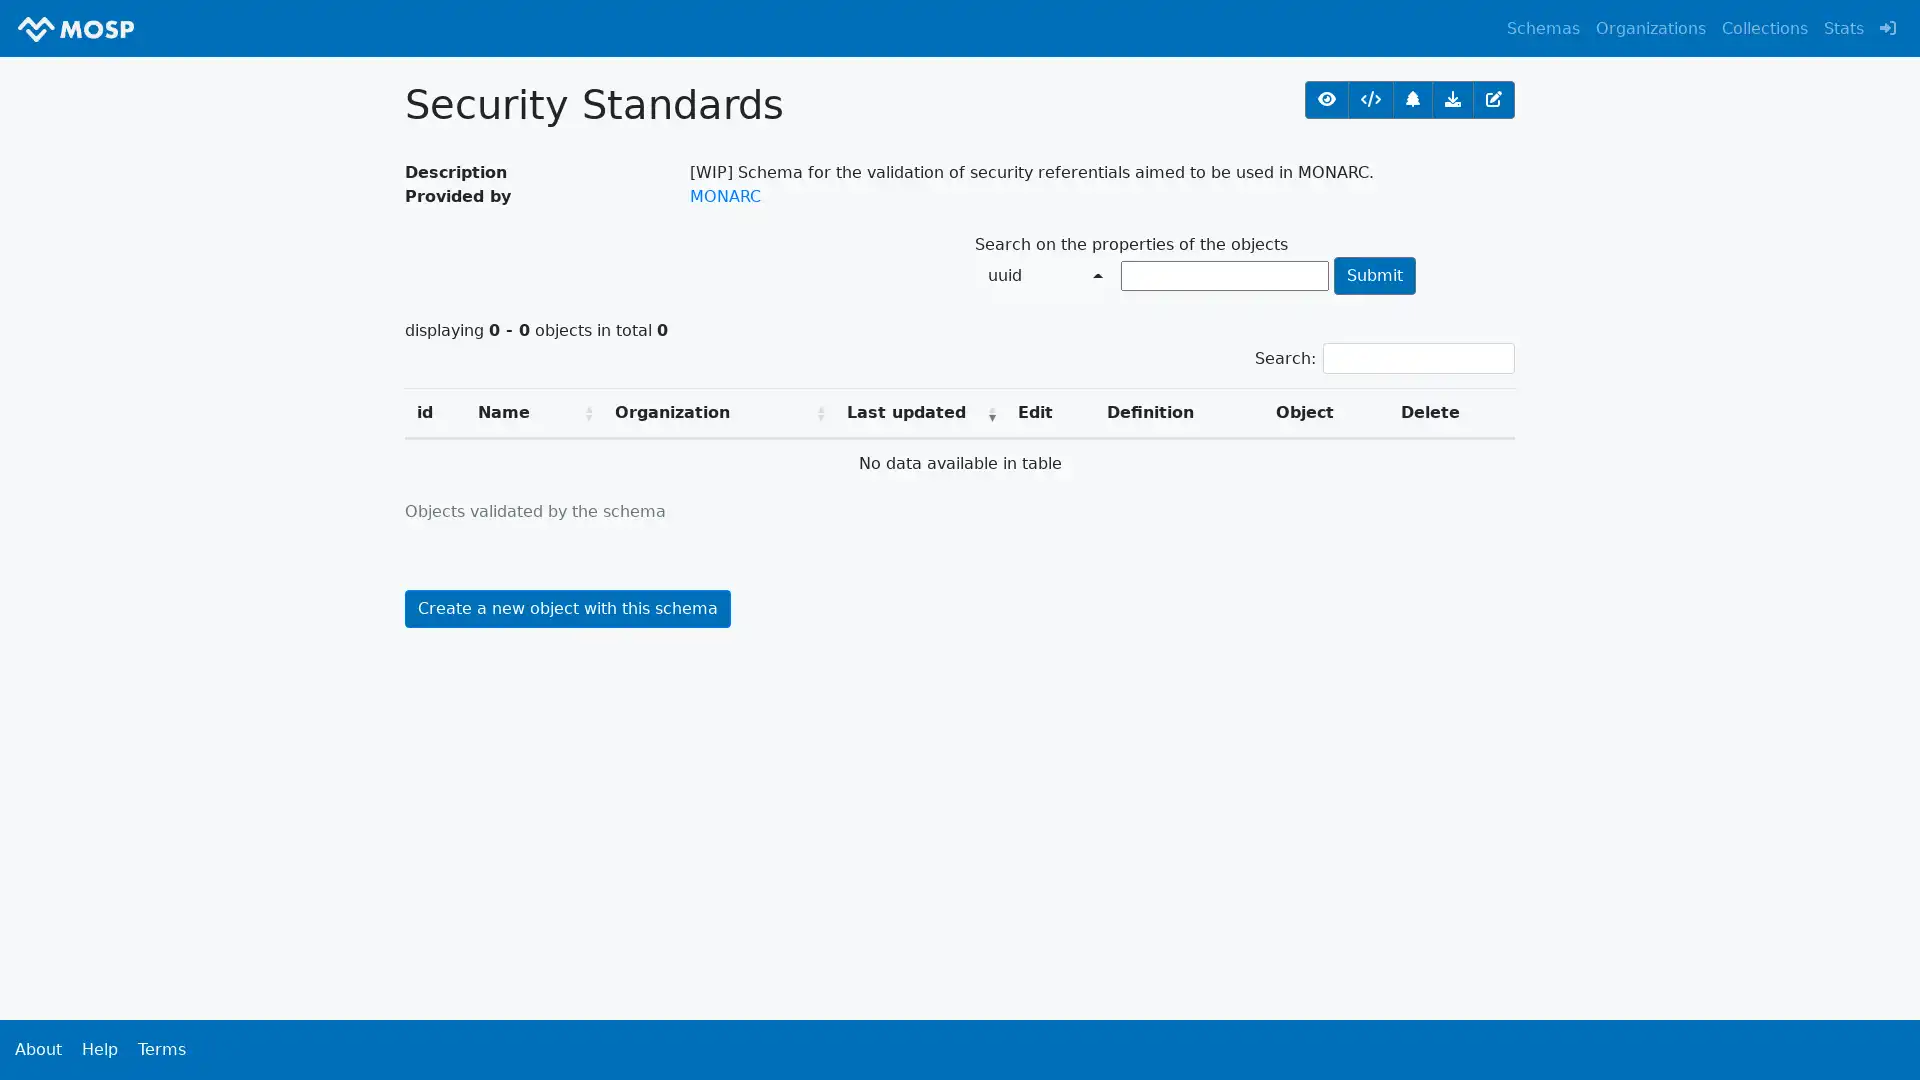 The height and width of the screenshot is (1080, 1920). What do you see at coordinates (1493, 100) in the screenshot?
I see `Edit the schema` at bounding box center [1493, 100].